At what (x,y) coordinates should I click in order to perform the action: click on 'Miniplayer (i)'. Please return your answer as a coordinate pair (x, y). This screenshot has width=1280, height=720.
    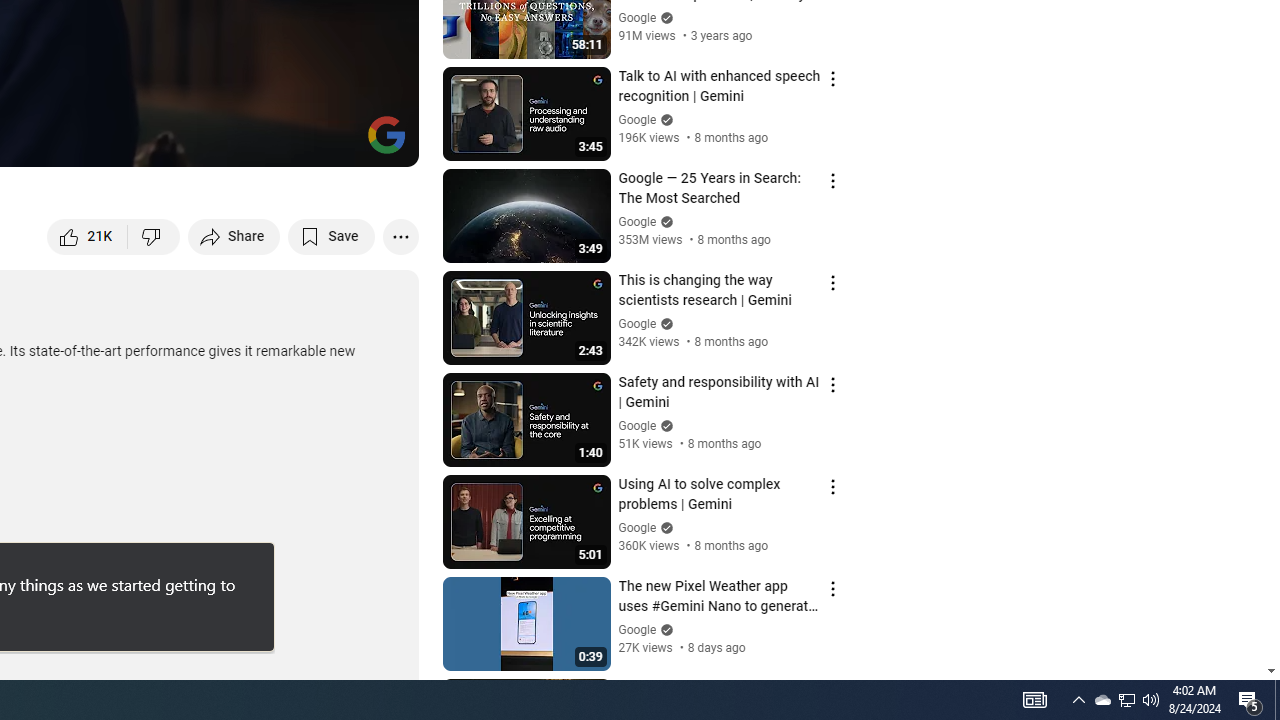
    Looking at the image, I should click on (285, 141).